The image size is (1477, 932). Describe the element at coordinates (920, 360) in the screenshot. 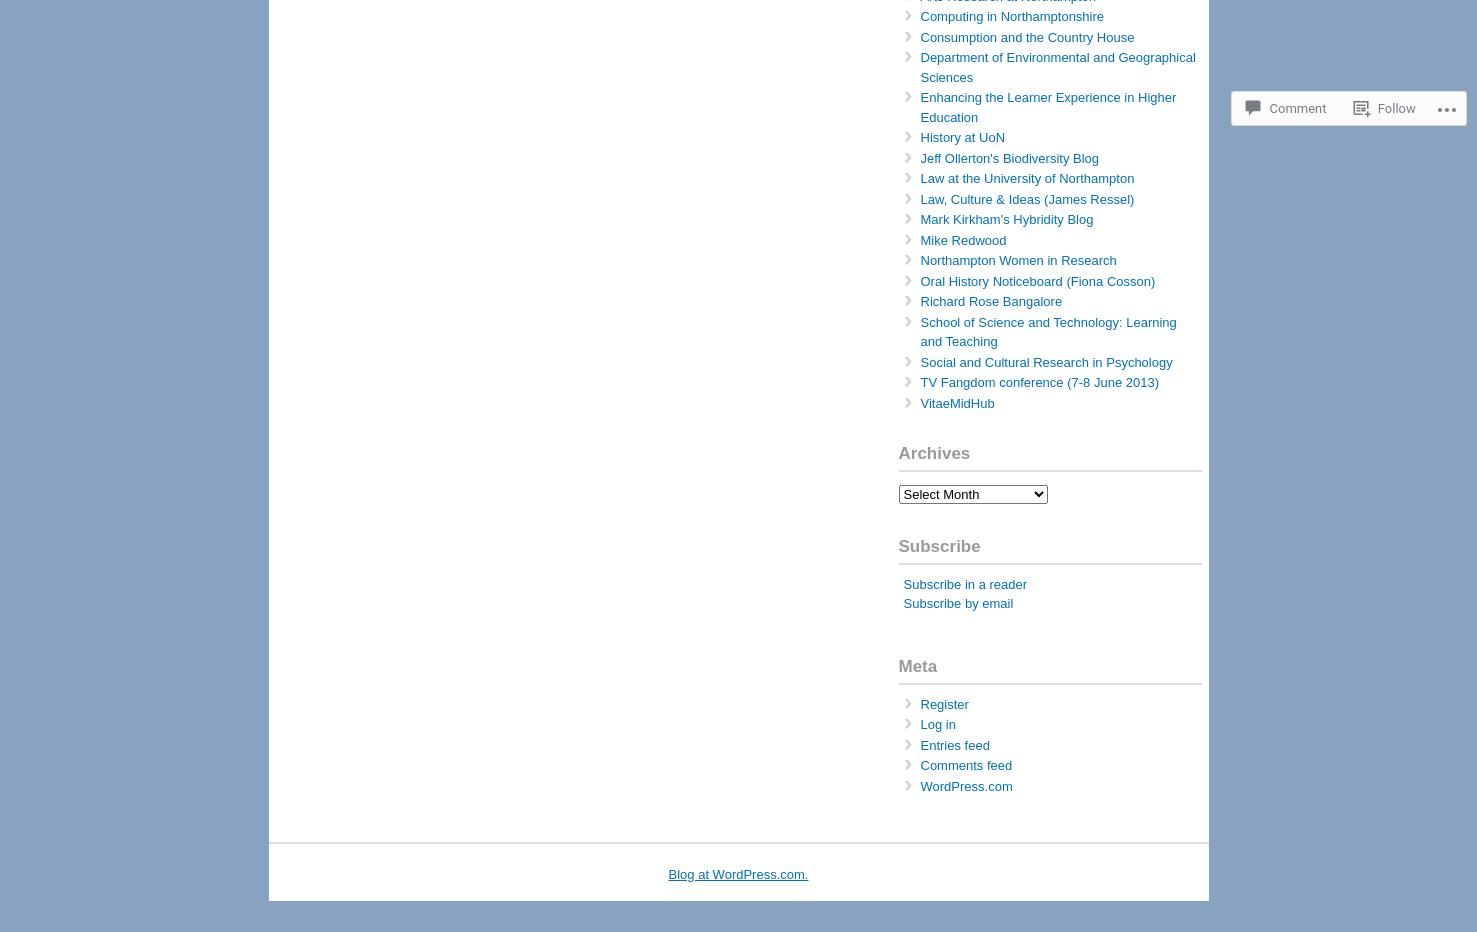

I see `'Social and Cultural Research in Psychology'` at that location.